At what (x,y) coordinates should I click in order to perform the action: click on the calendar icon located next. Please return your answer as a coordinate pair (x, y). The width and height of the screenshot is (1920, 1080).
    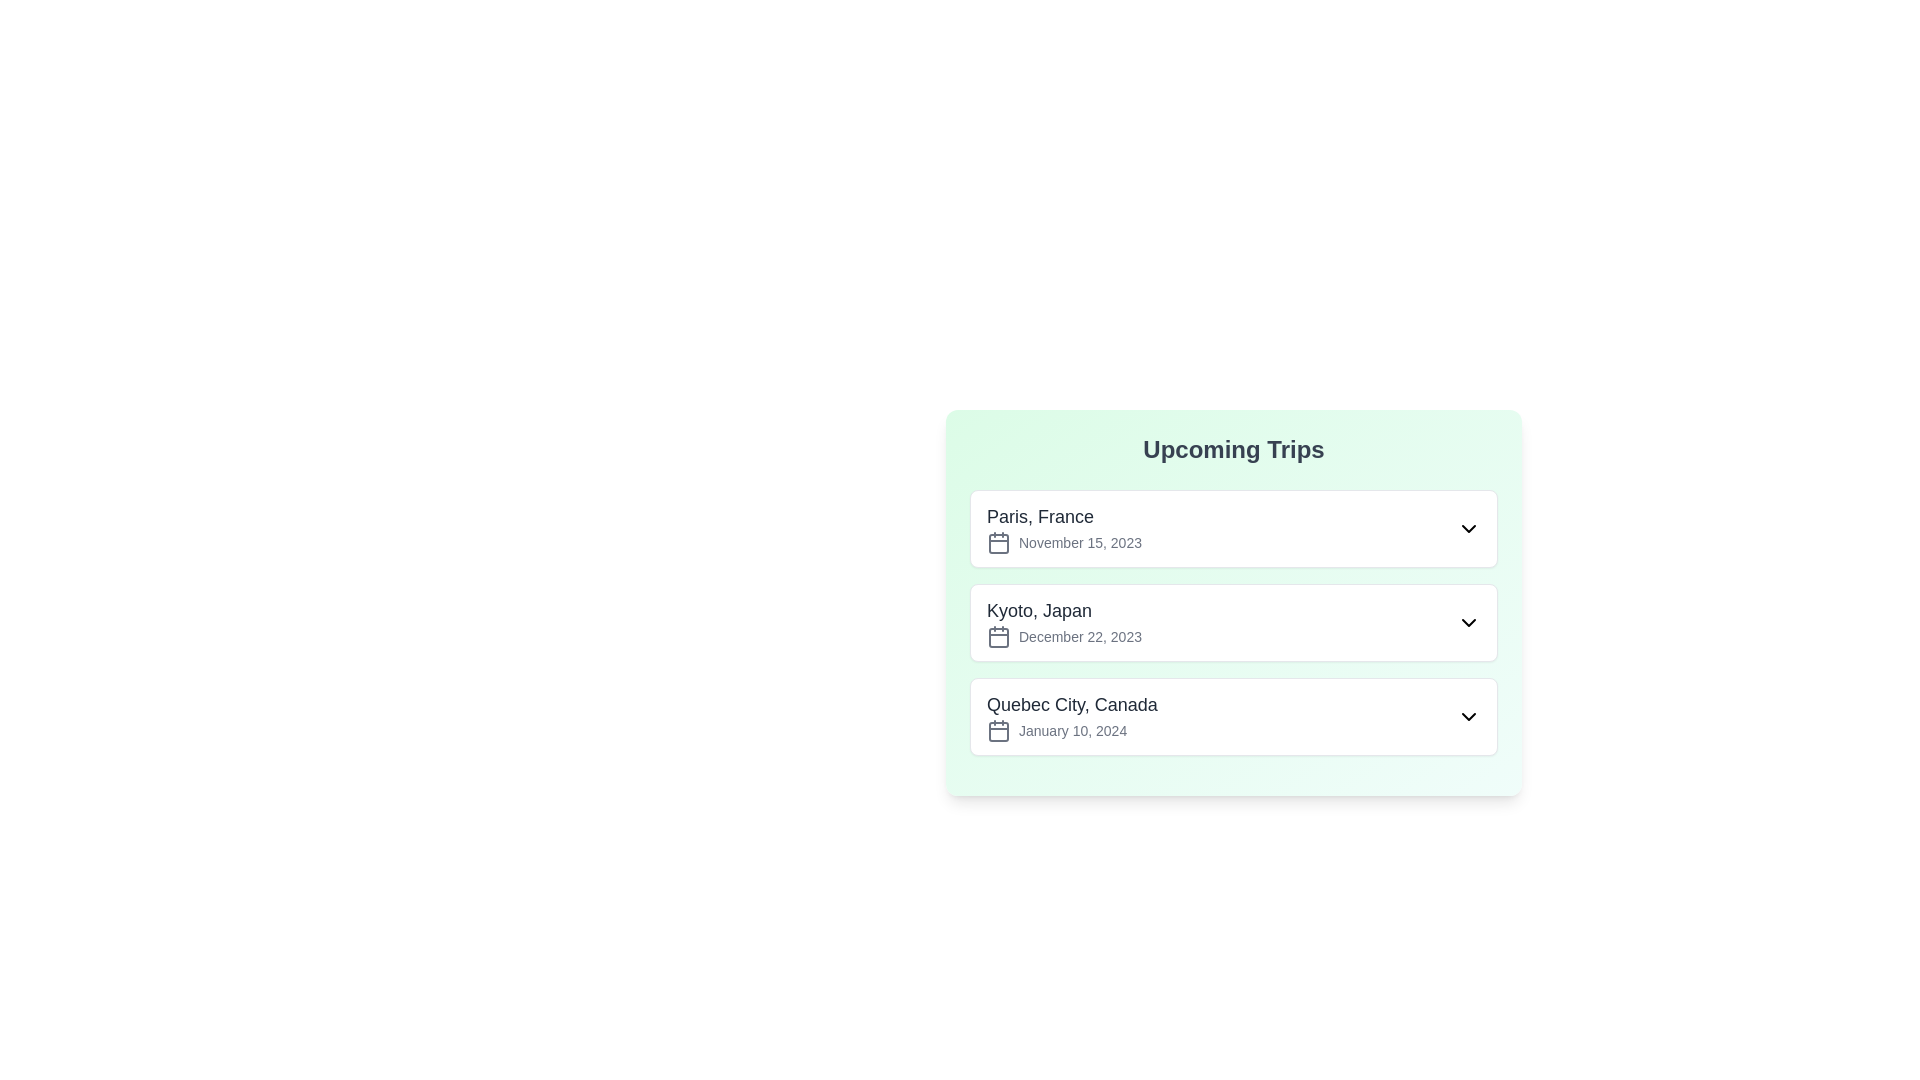
    Looking at the image, I should click on (998, 732).